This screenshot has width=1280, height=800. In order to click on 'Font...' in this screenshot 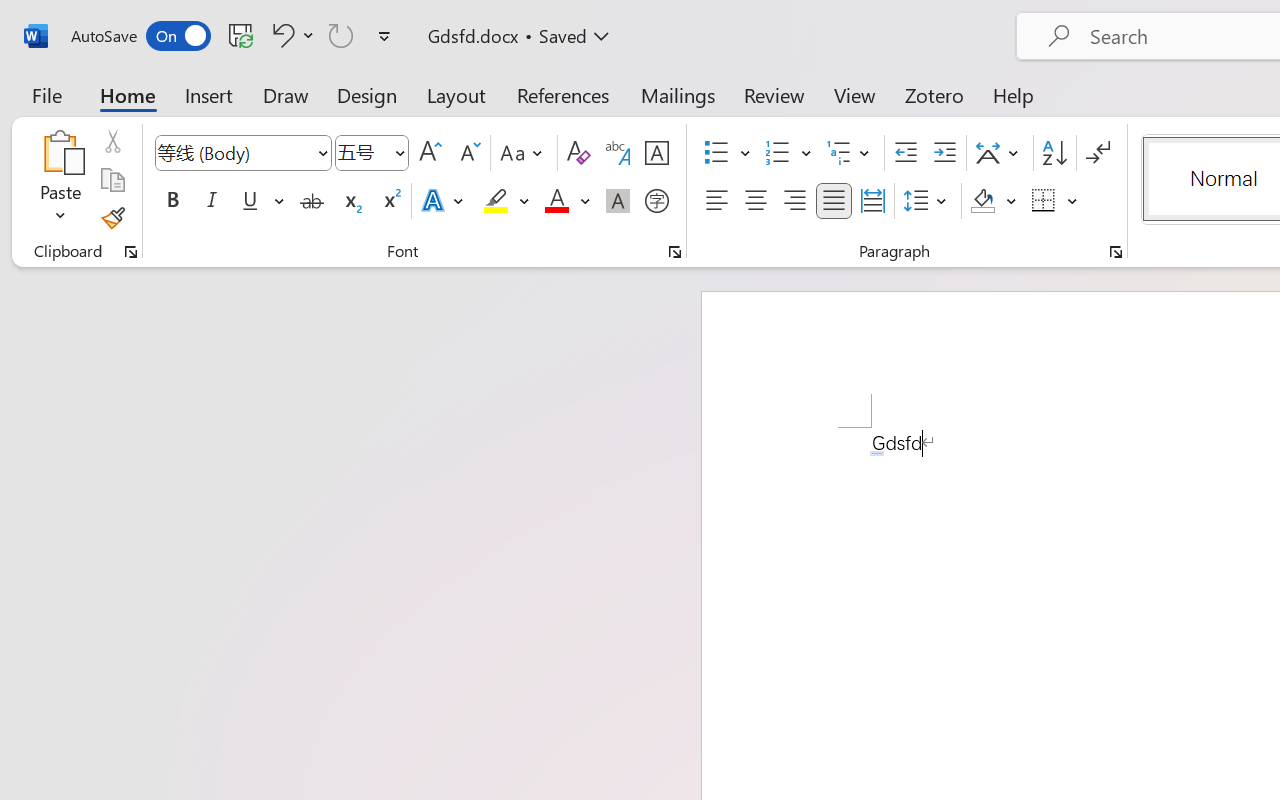, I will do `click(675, 251)`.